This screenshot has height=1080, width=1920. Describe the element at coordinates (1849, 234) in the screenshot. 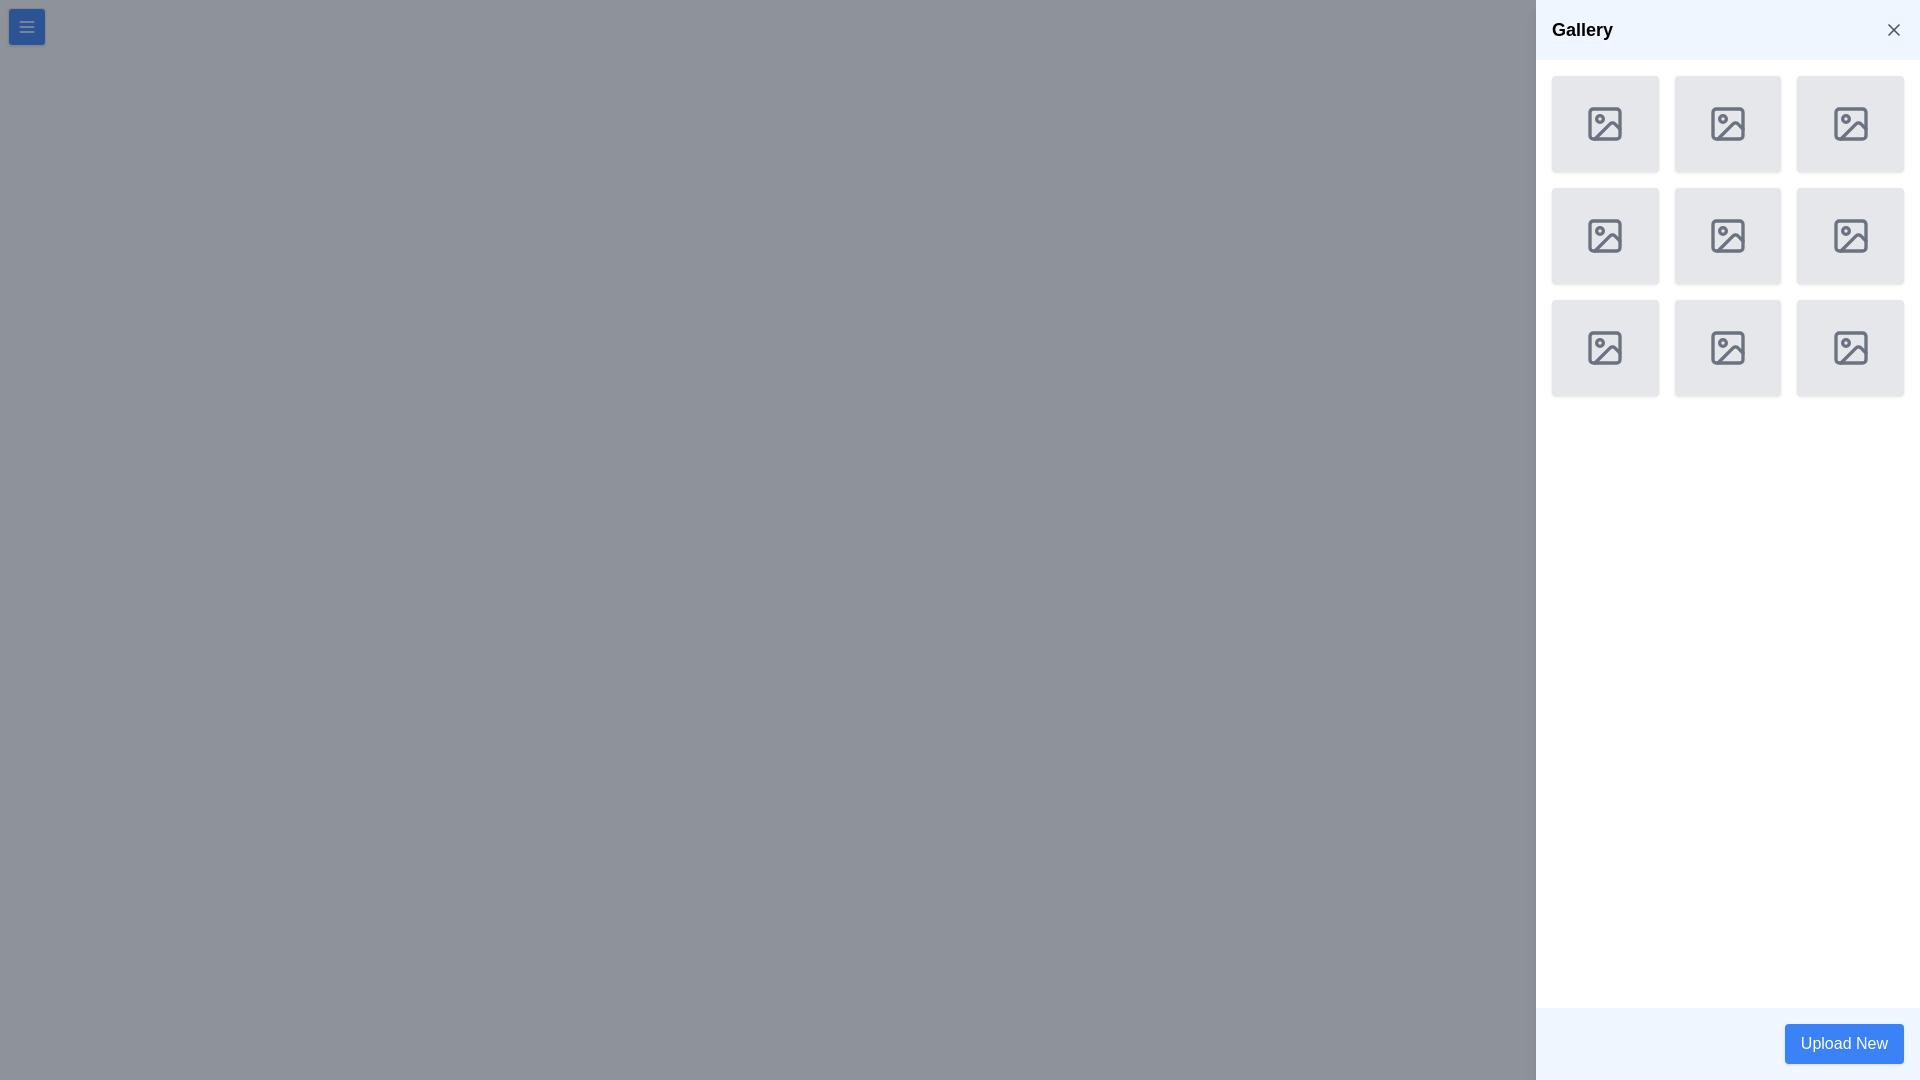

I see `the icon in the third row, third column of the gallery grid` at that location.